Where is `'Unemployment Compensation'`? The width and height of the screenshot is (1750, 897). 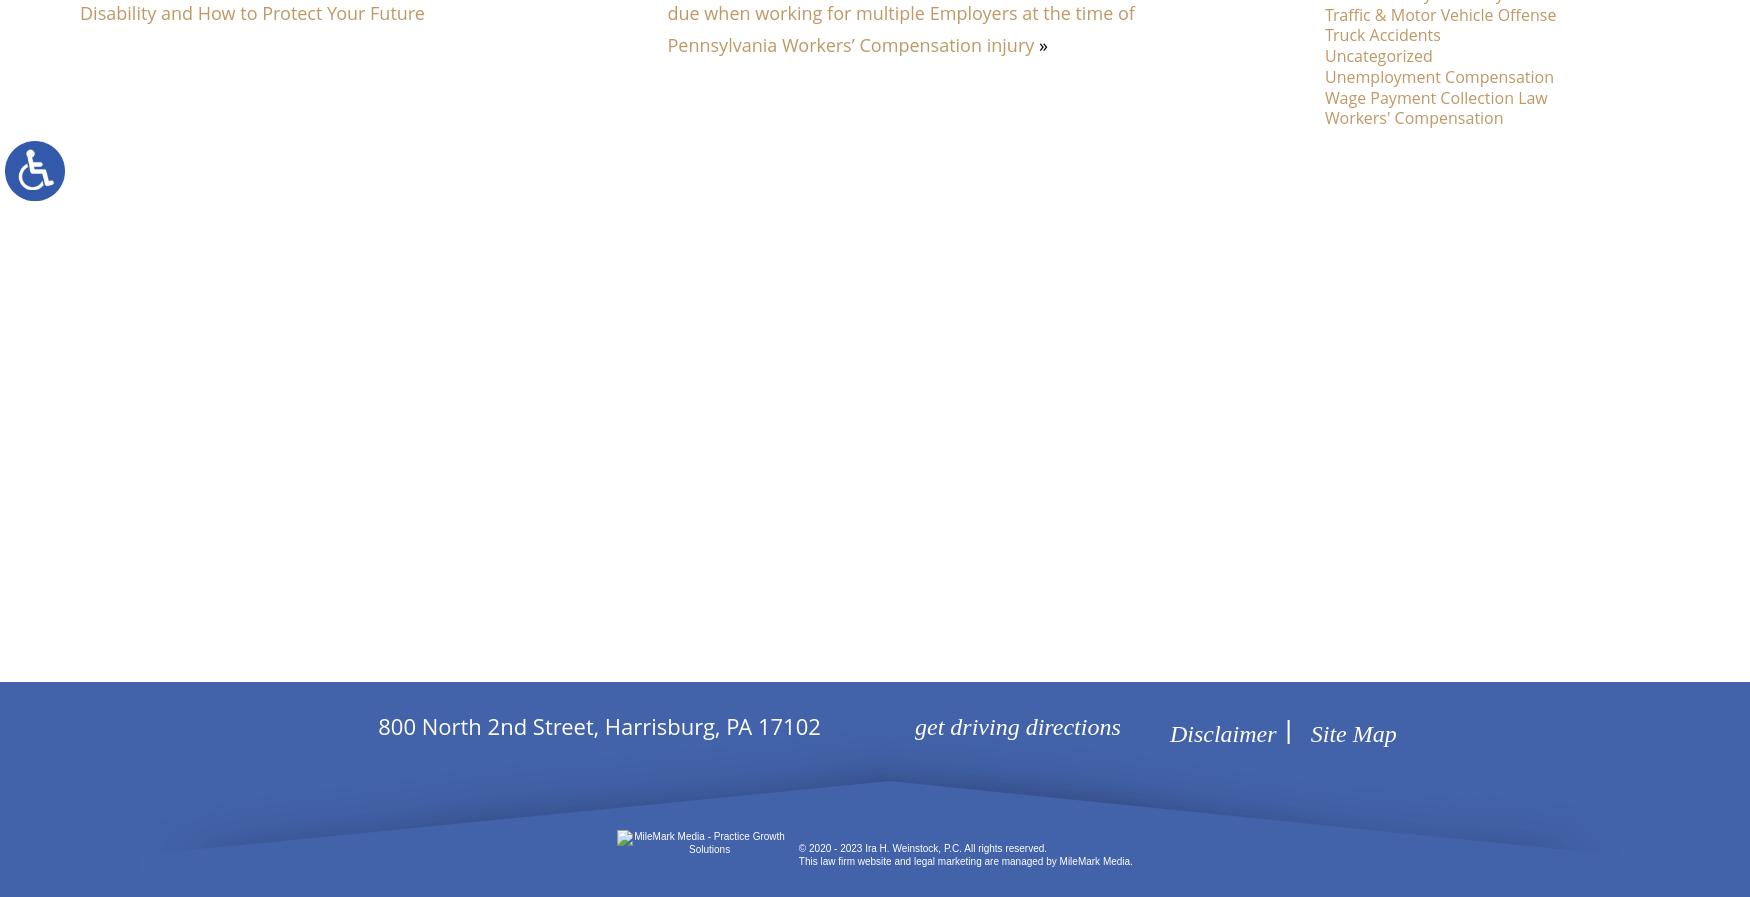
'Unemployment Compensation' is located at coordinates (1439, 74).